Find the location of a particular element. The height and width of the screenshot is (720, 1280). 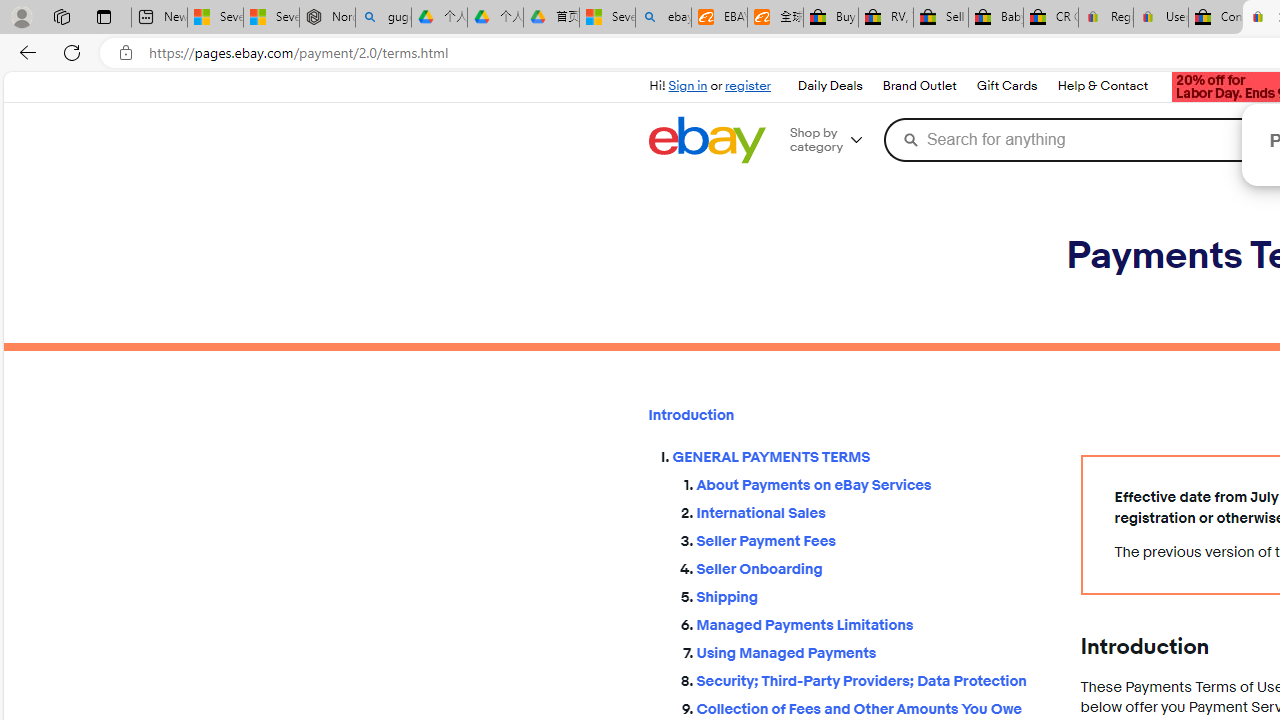

'Consumer Health Data Privacy Policy - eBay Inc.' is located at coordinates (1215, 17).